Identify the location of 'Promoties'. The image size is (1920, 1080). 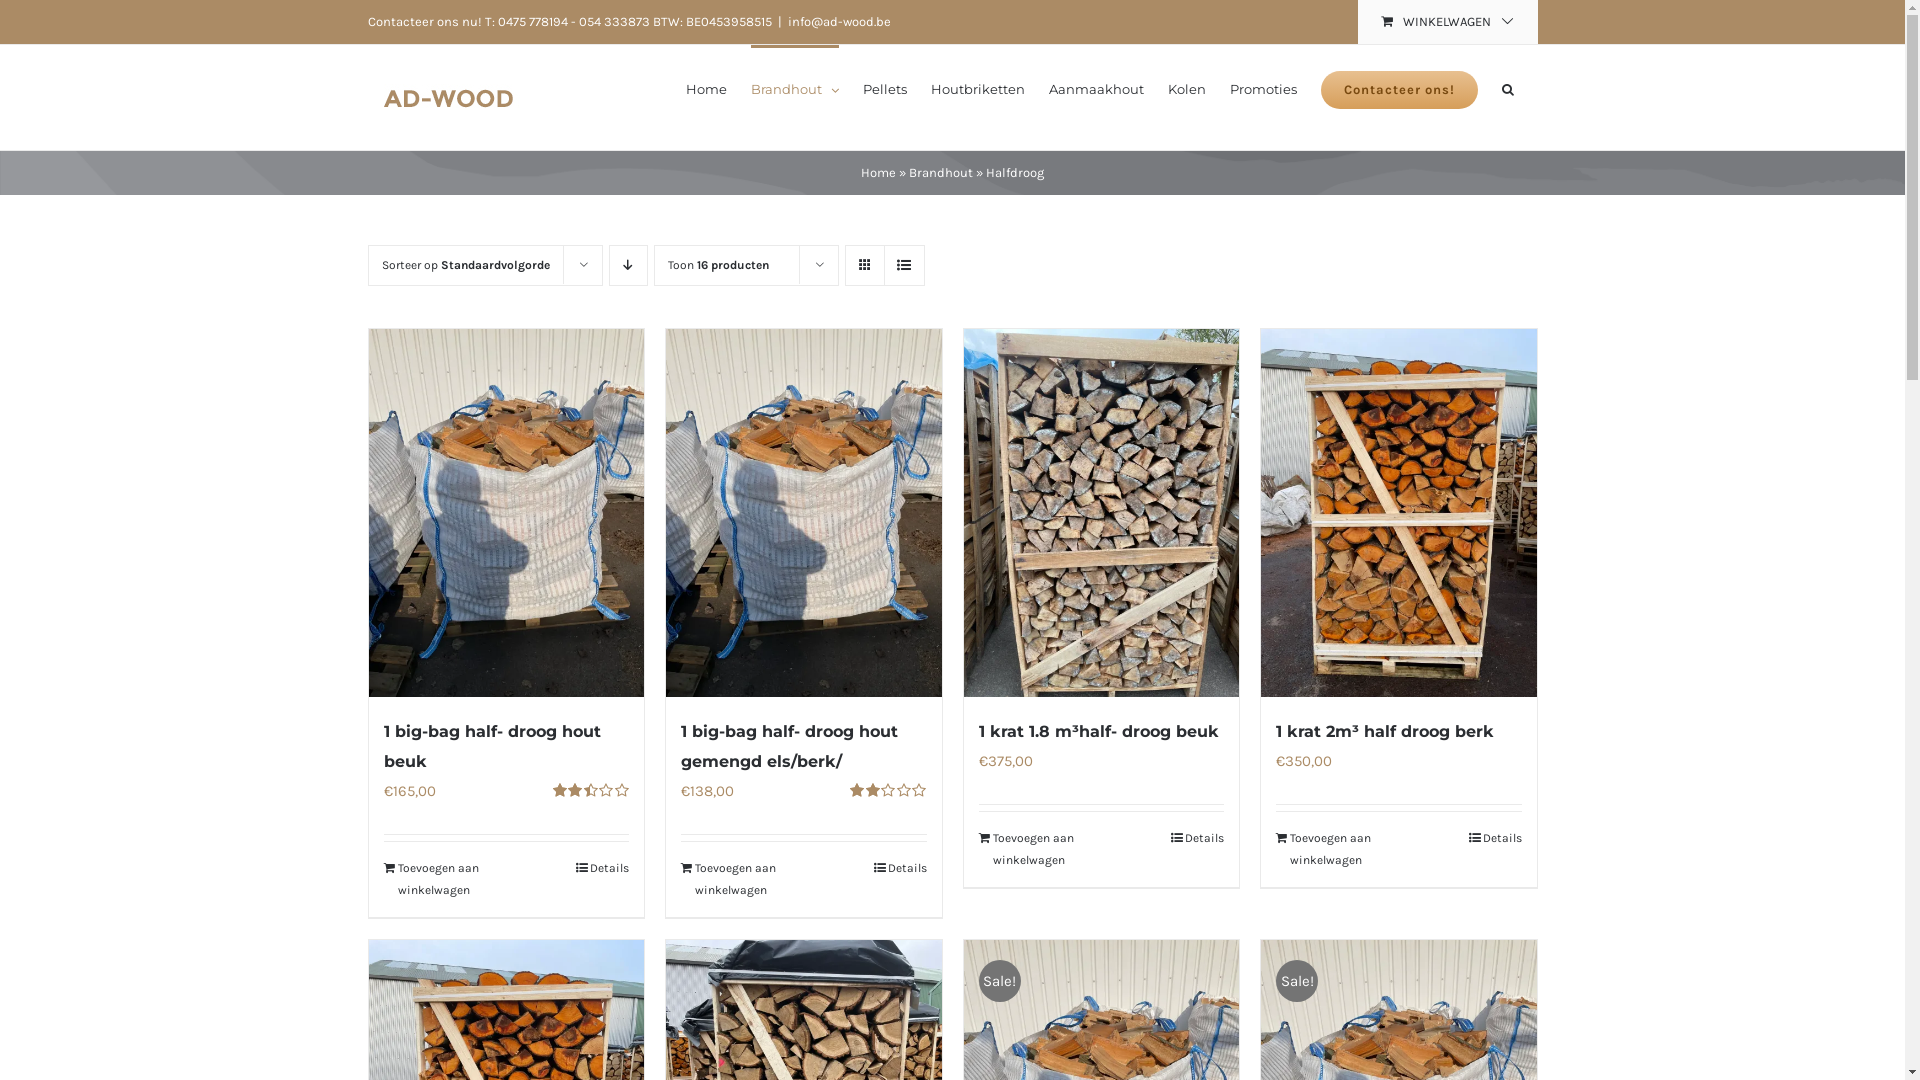
(1262, 87).